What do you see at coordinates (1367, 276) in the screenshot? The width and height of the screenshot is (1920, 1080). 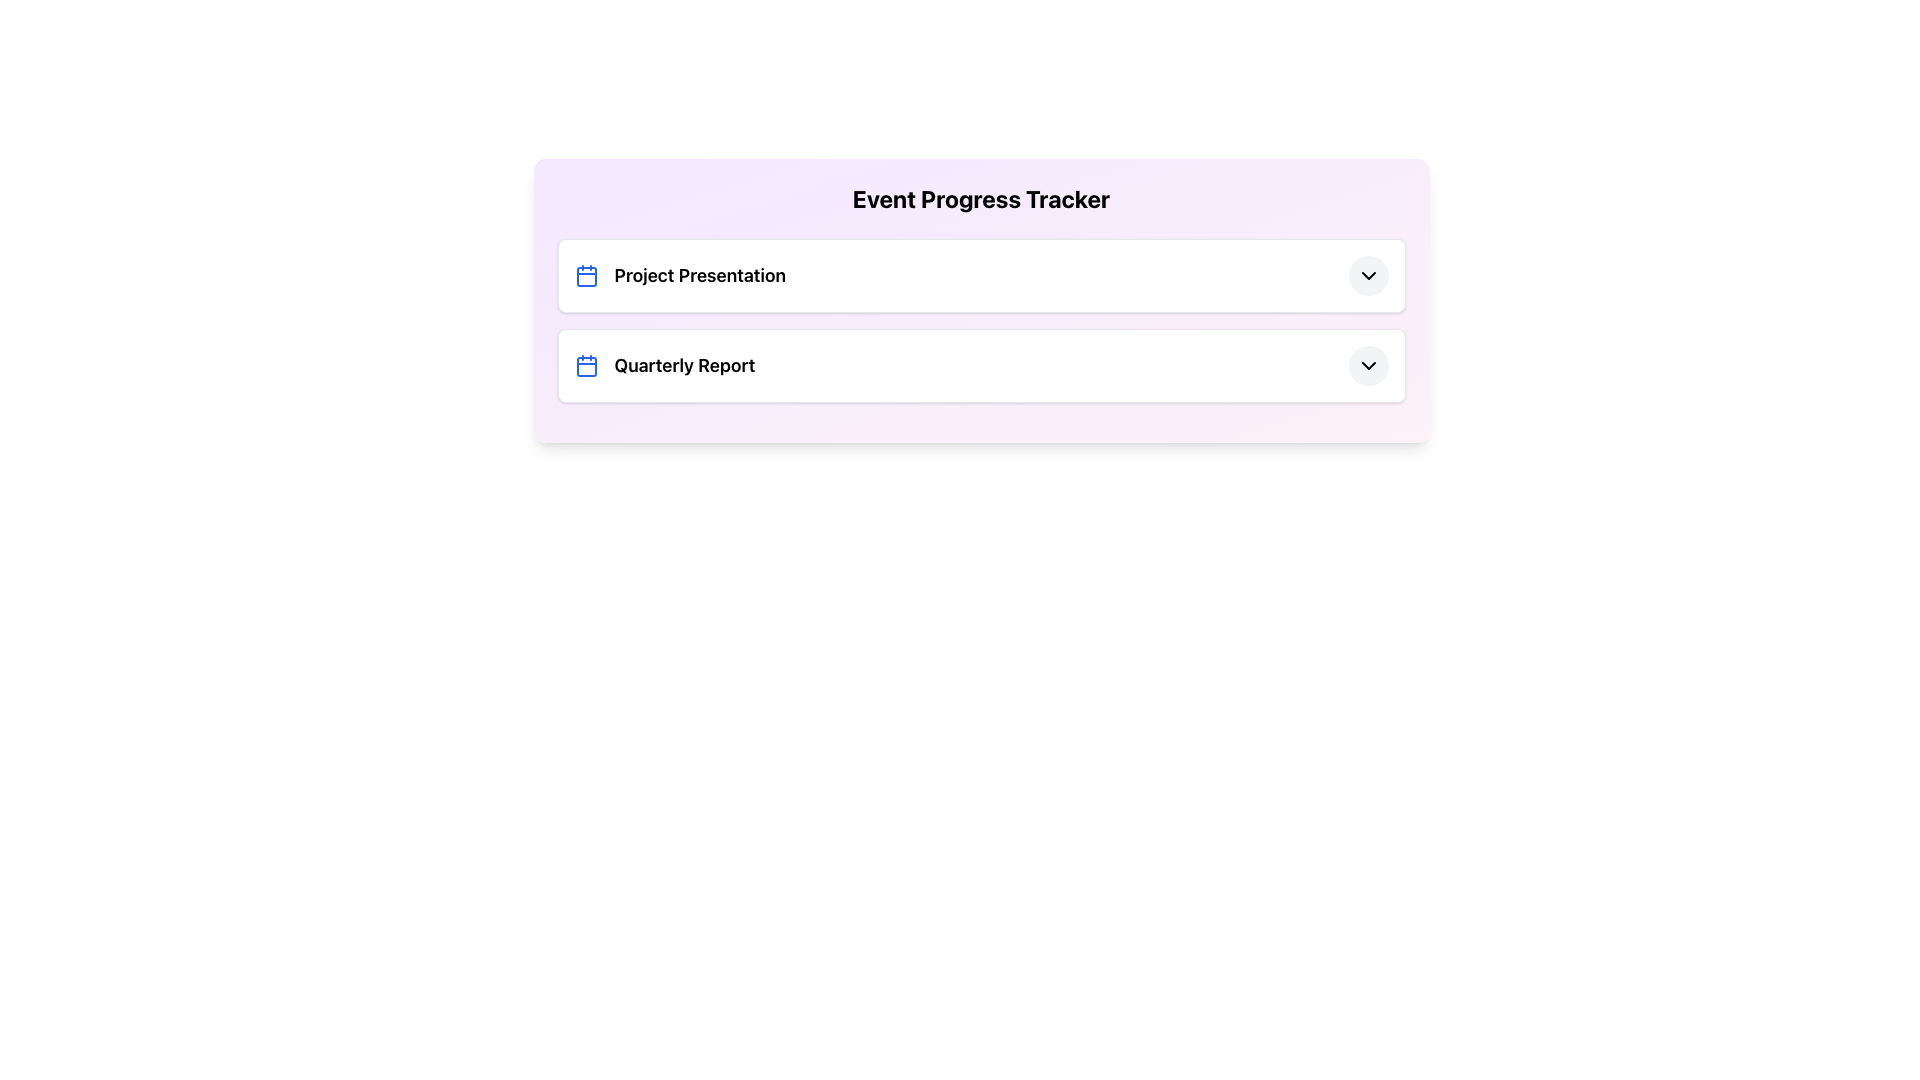 I see `the circular button with a light gray background and a downward-pointing chevron icon, located on the far right side of the top item under 'Event Progress Tracker' to observe styling changes` at bounding box center [1367, 276].